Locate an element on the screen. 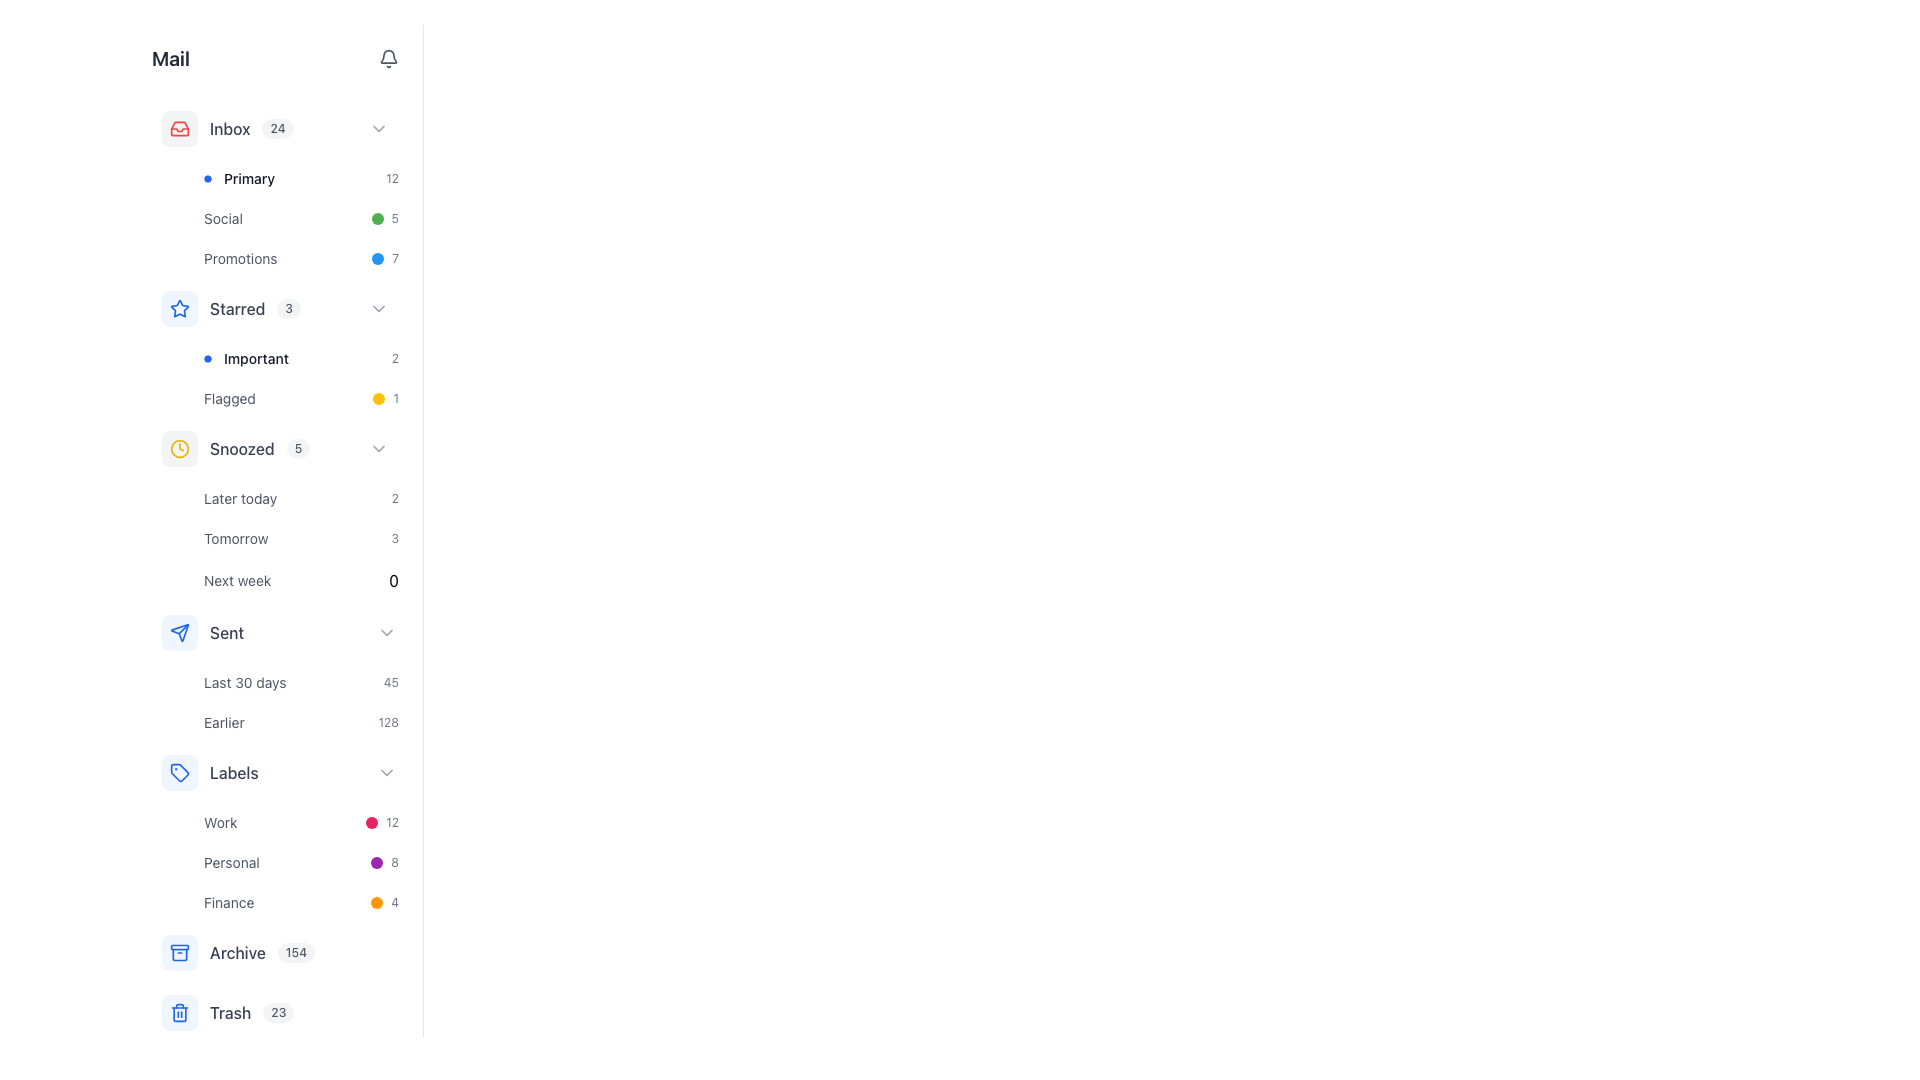  the text label displaying the number '3', located in the 'Tomorrow' section under the 'Snoozed' category in the sidebar is located at coordinates (395, 538).